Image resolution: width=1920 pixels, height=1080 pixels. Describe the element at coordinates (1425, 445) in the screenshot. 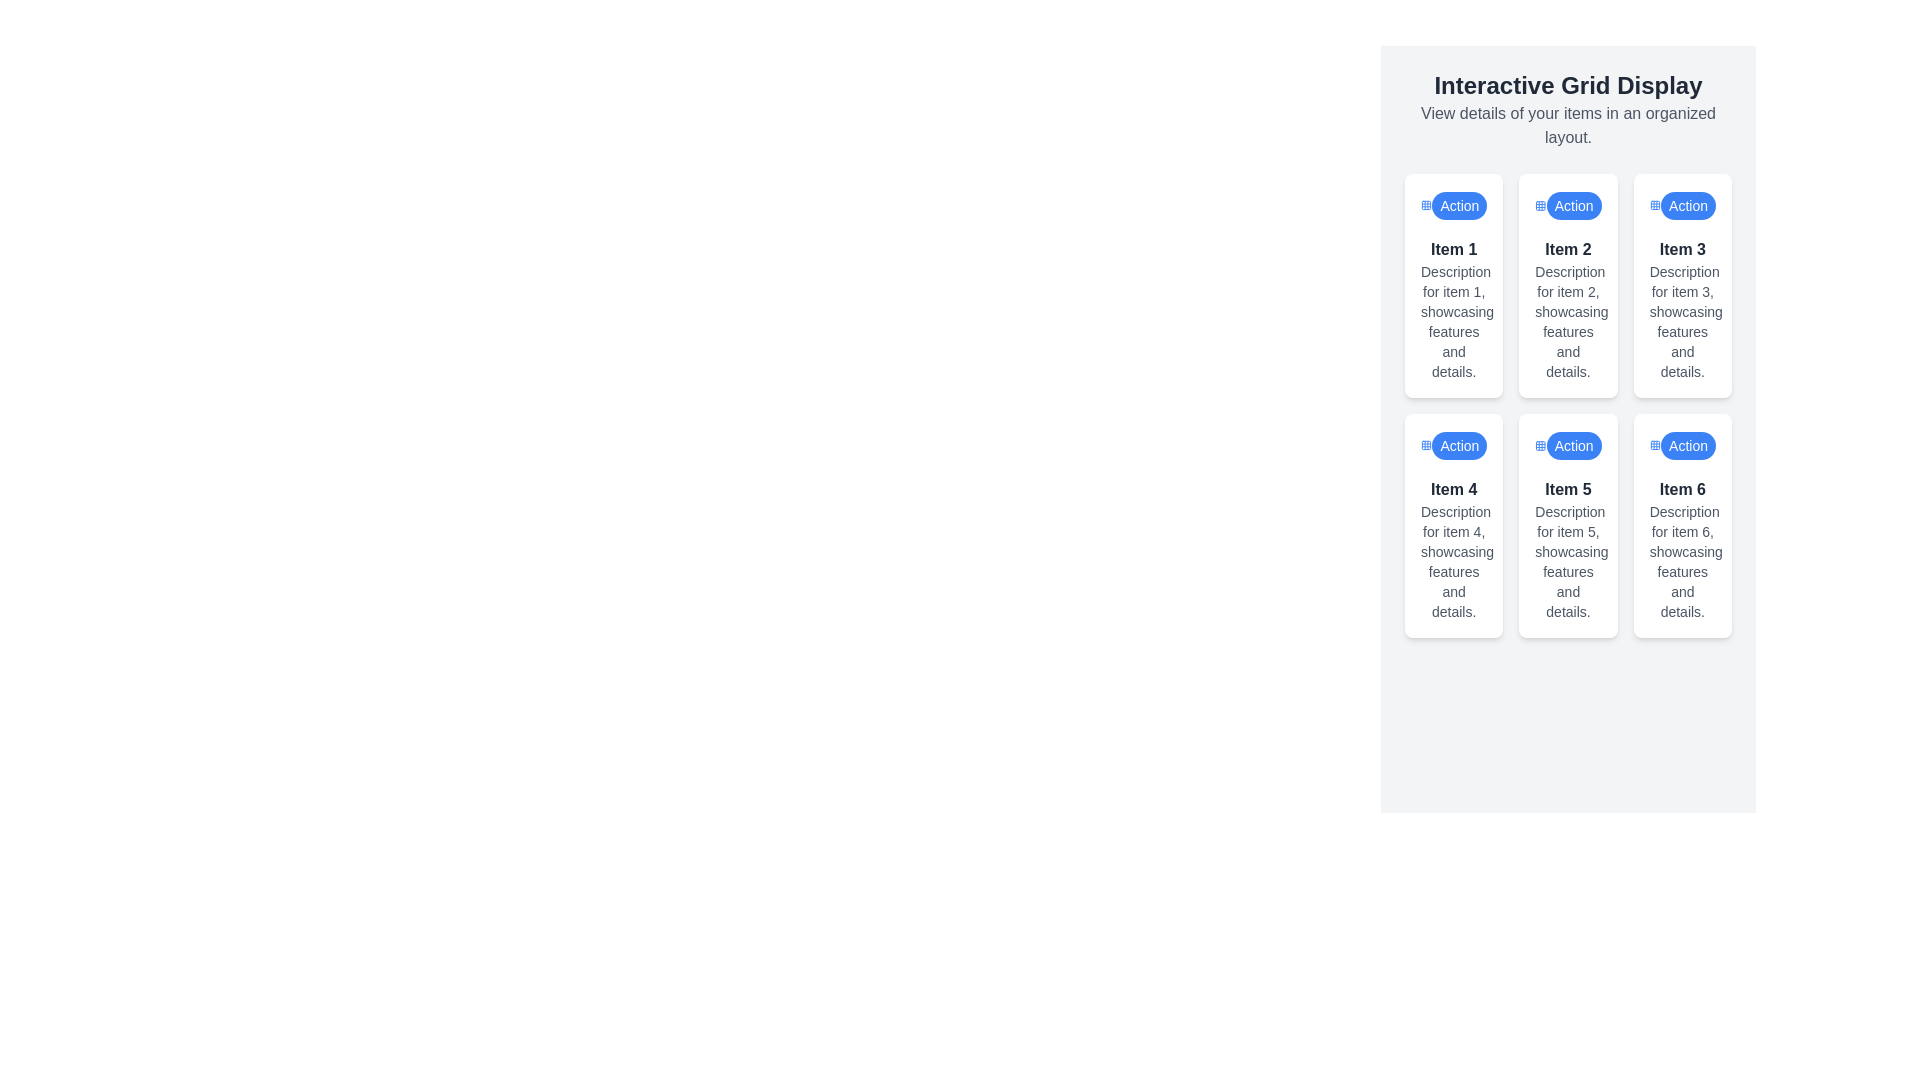

I see `3x3 grid layout icon with blue color located to the left of the 'Action' button in the fourth item of the card labeled 'Item 4' under 'Interactive Grid Display'` at that location.